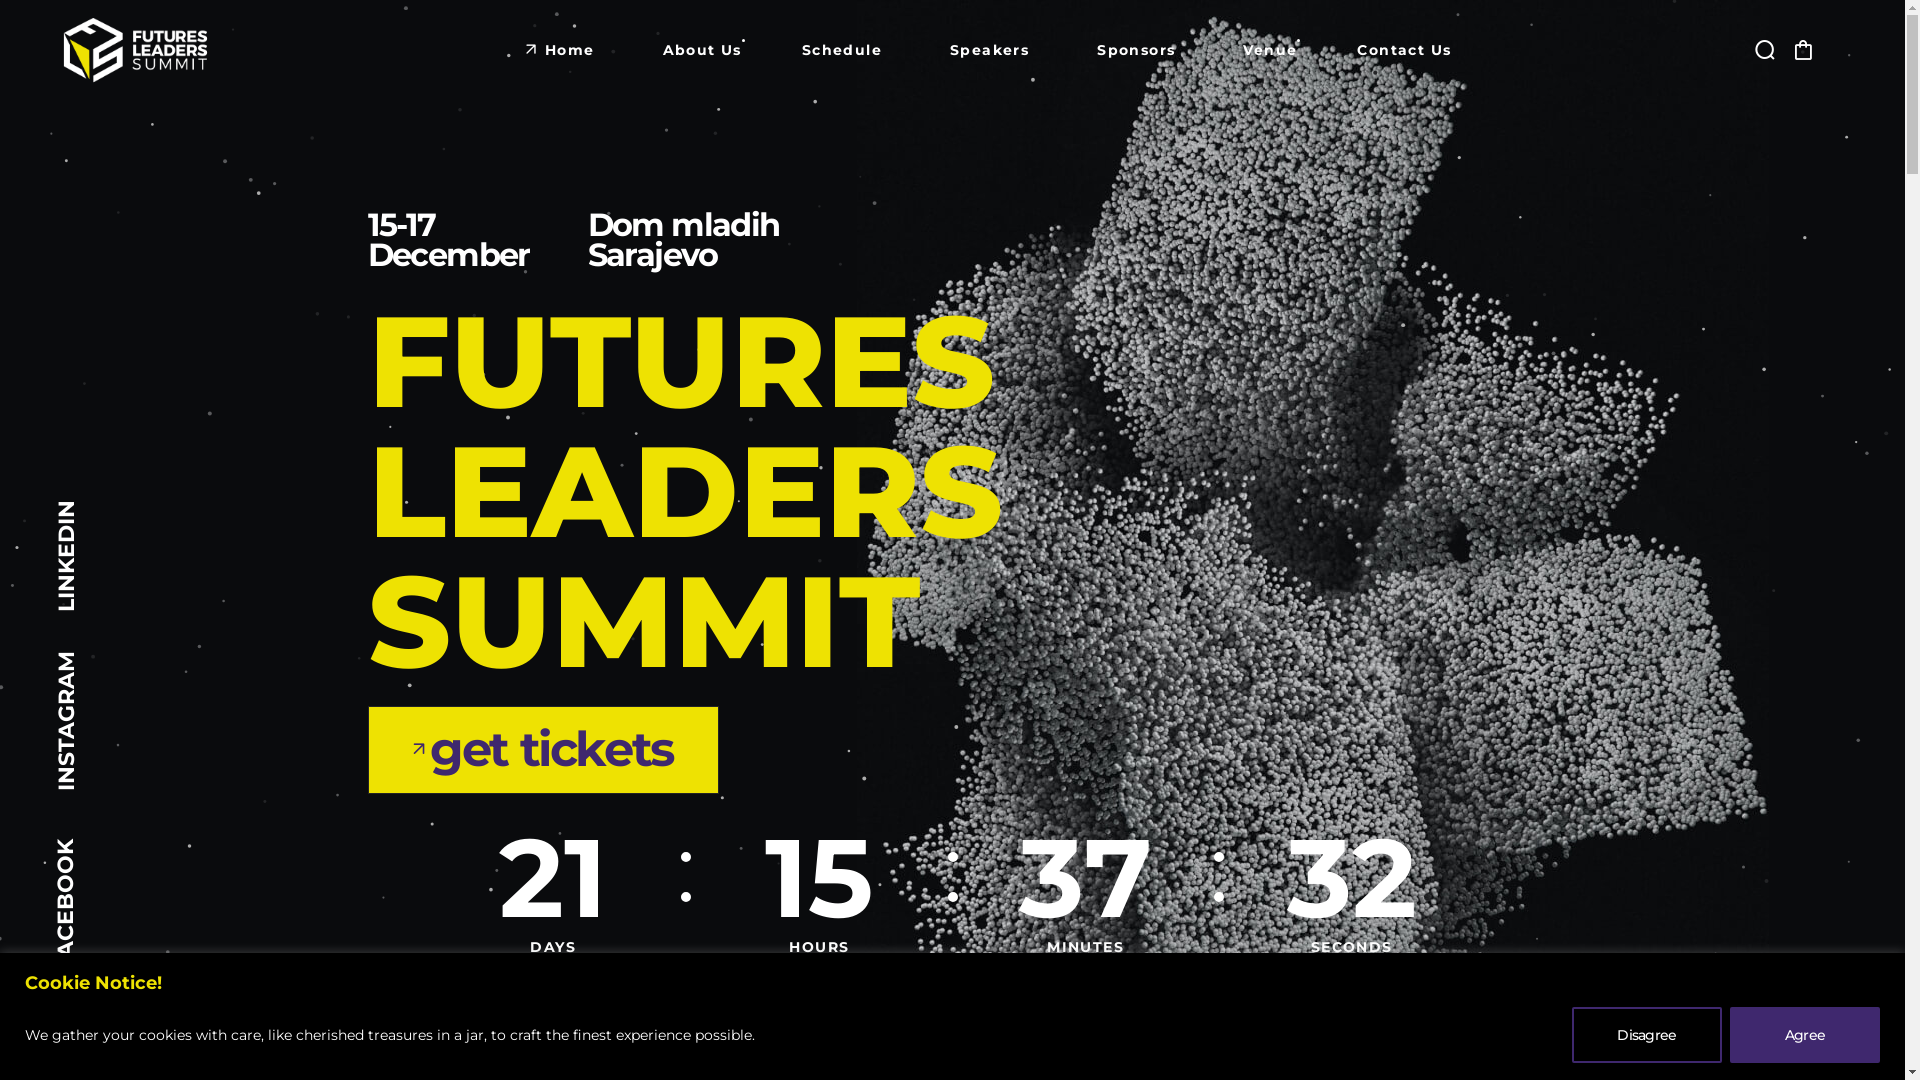 The image size is (1920, 1080). What do you see at coordinates (698, 49) in the screenshot?
I see `'About Us'` at bounding box center [698, 49].